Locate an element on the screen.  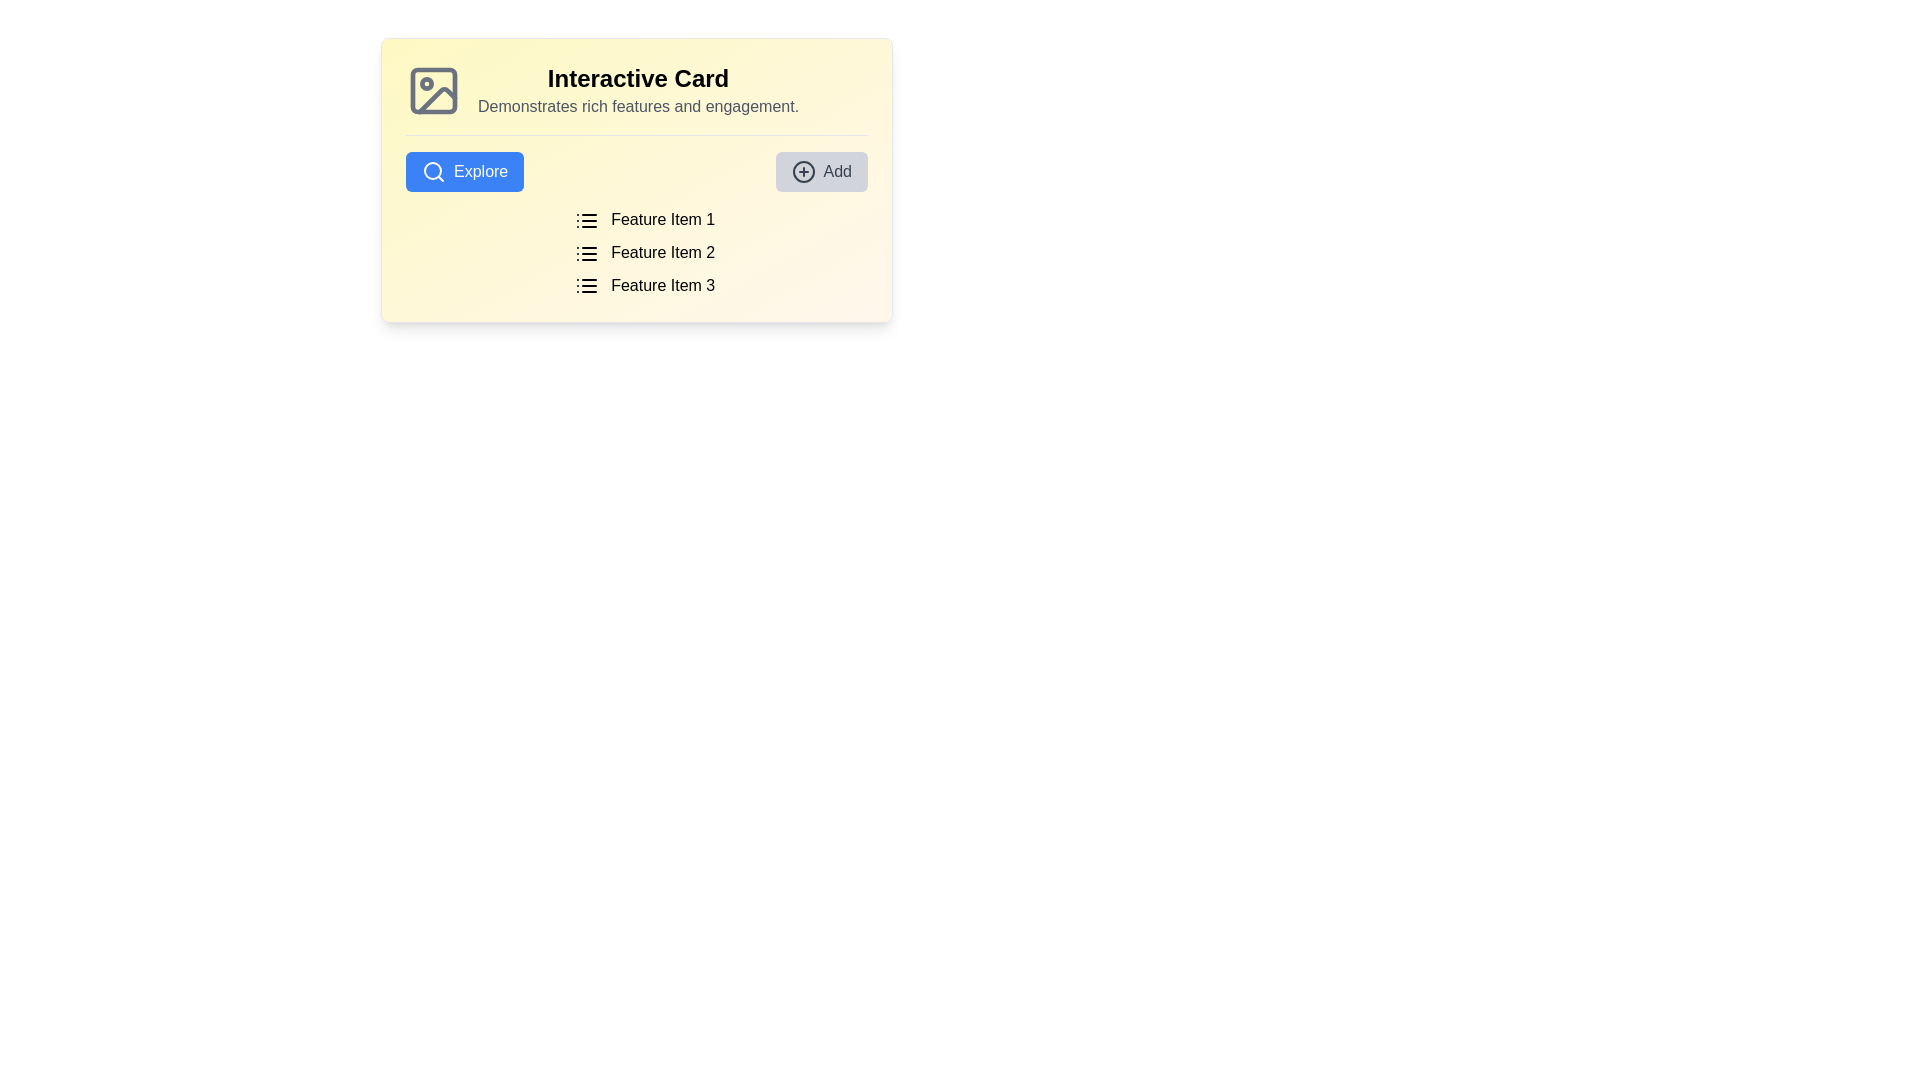
the text label that reads 'Demonstrates rich features and engagement.' styled in light gray, located below the title 'Interactive Card' on a pastel yellow background is located at coordinates (637, 107).